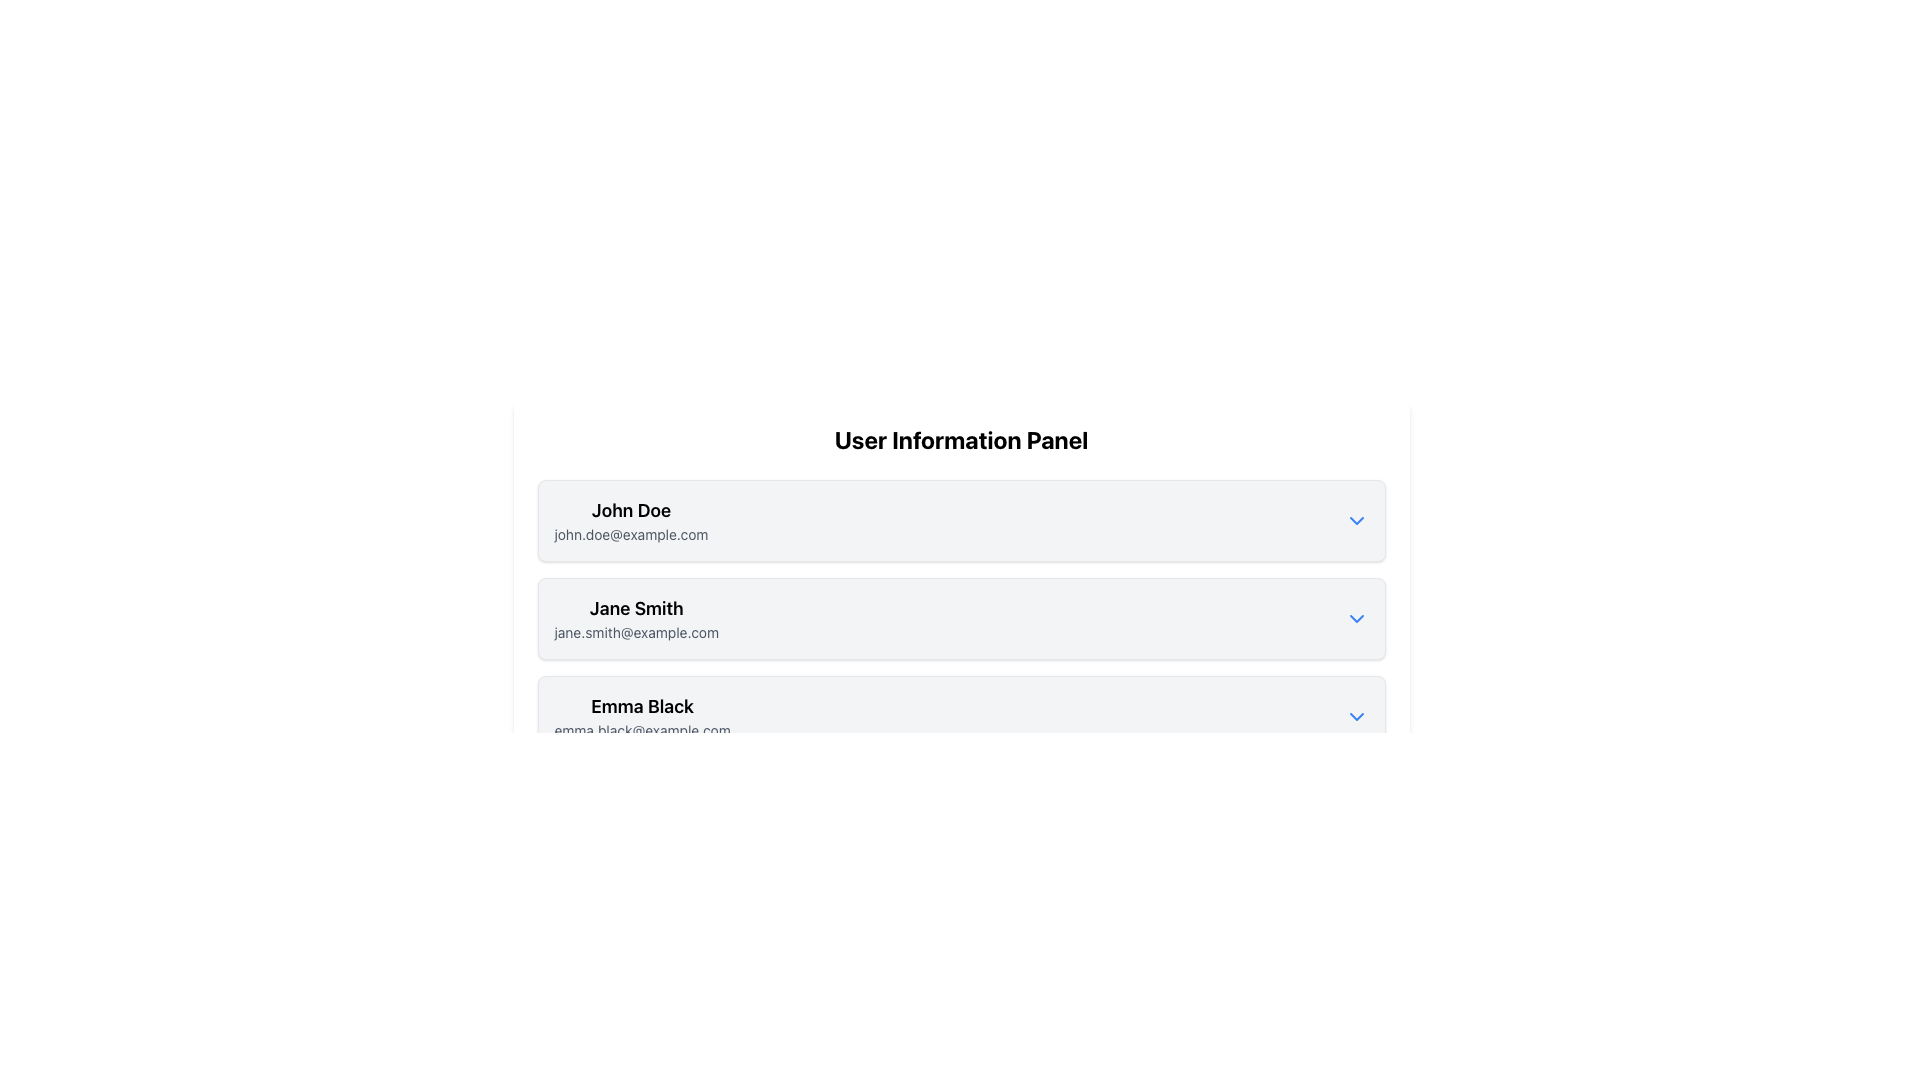 This screenshot has height=1080, width=1920. Describe the element at coordinates (630, 509) in the screenshot. I see `the text label identifying the user by name located in the User Information Panel, which is positioned above the email text 'john.doe@example.com'` at that location.